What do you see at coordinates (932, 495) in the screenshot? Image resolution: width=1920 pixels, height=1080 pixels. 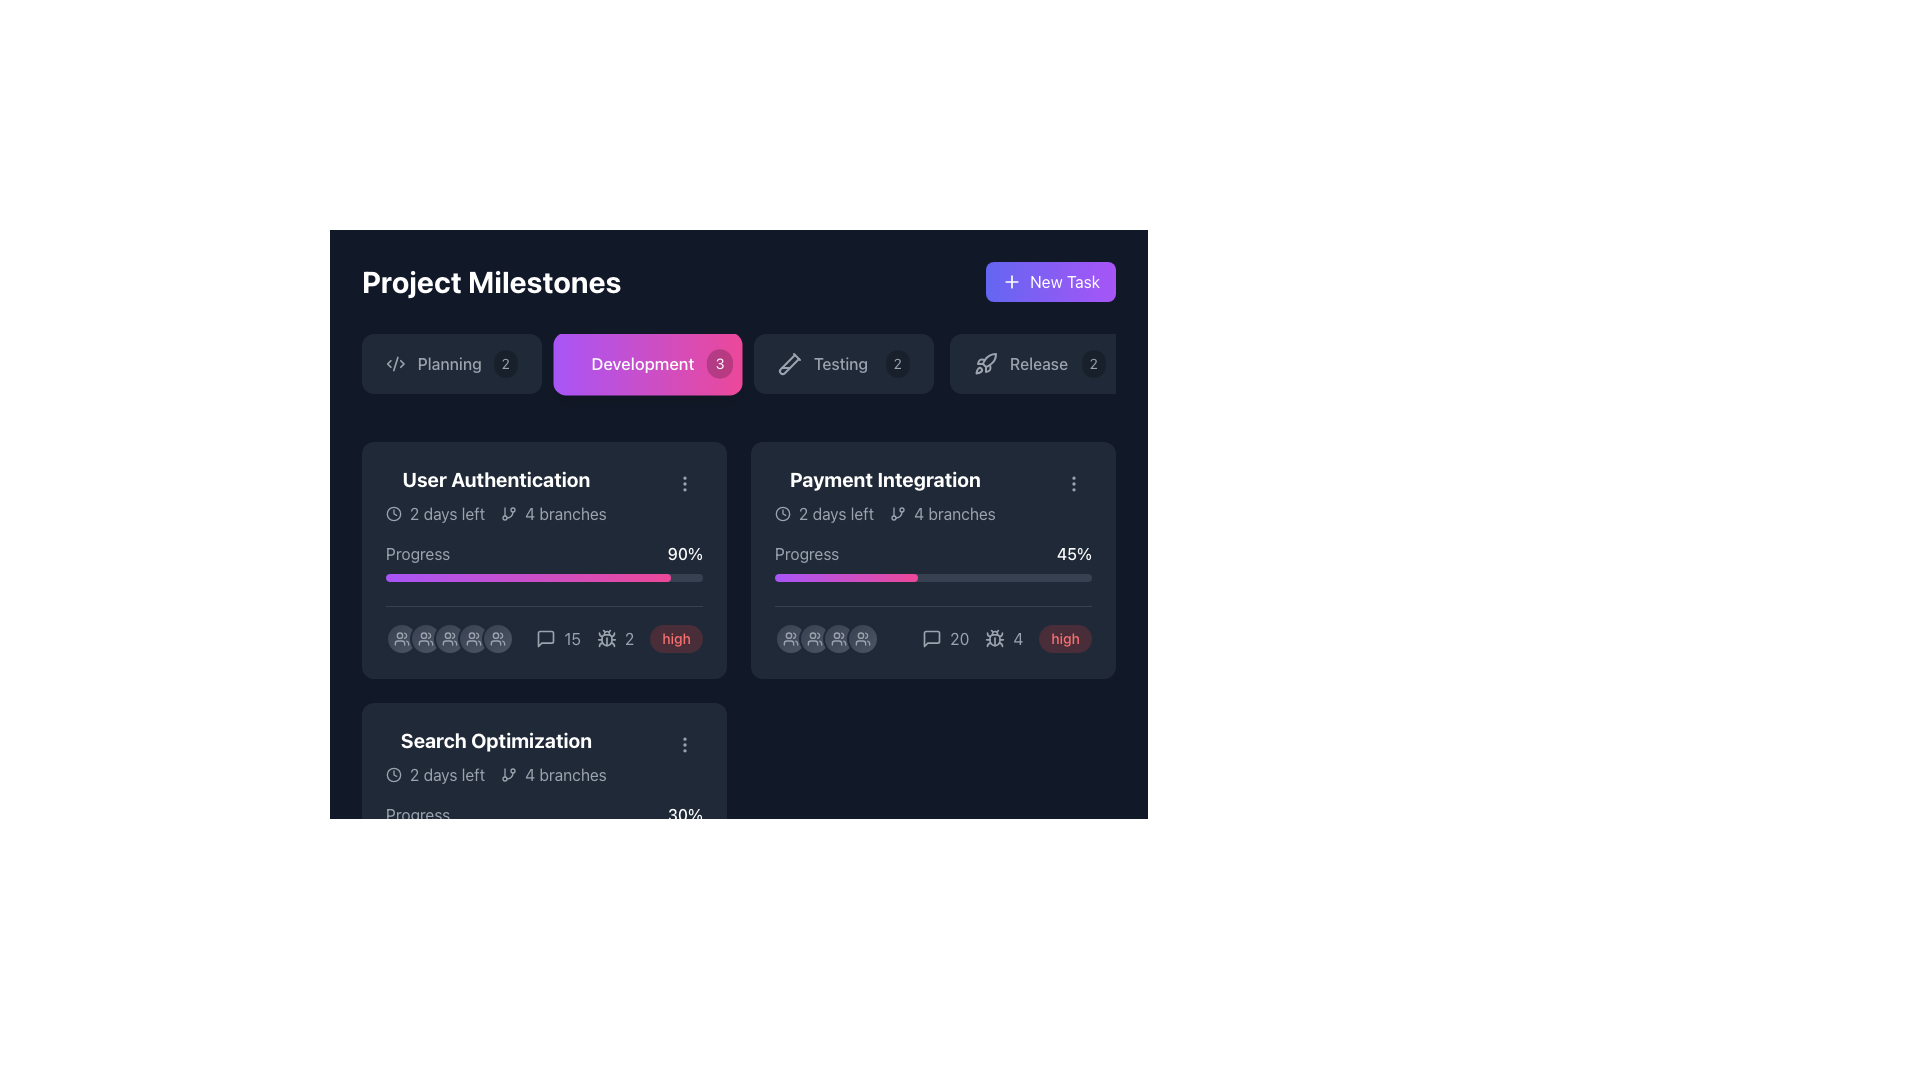 I see `the title 'Payment Integration'` at bounding box center [932, 495].